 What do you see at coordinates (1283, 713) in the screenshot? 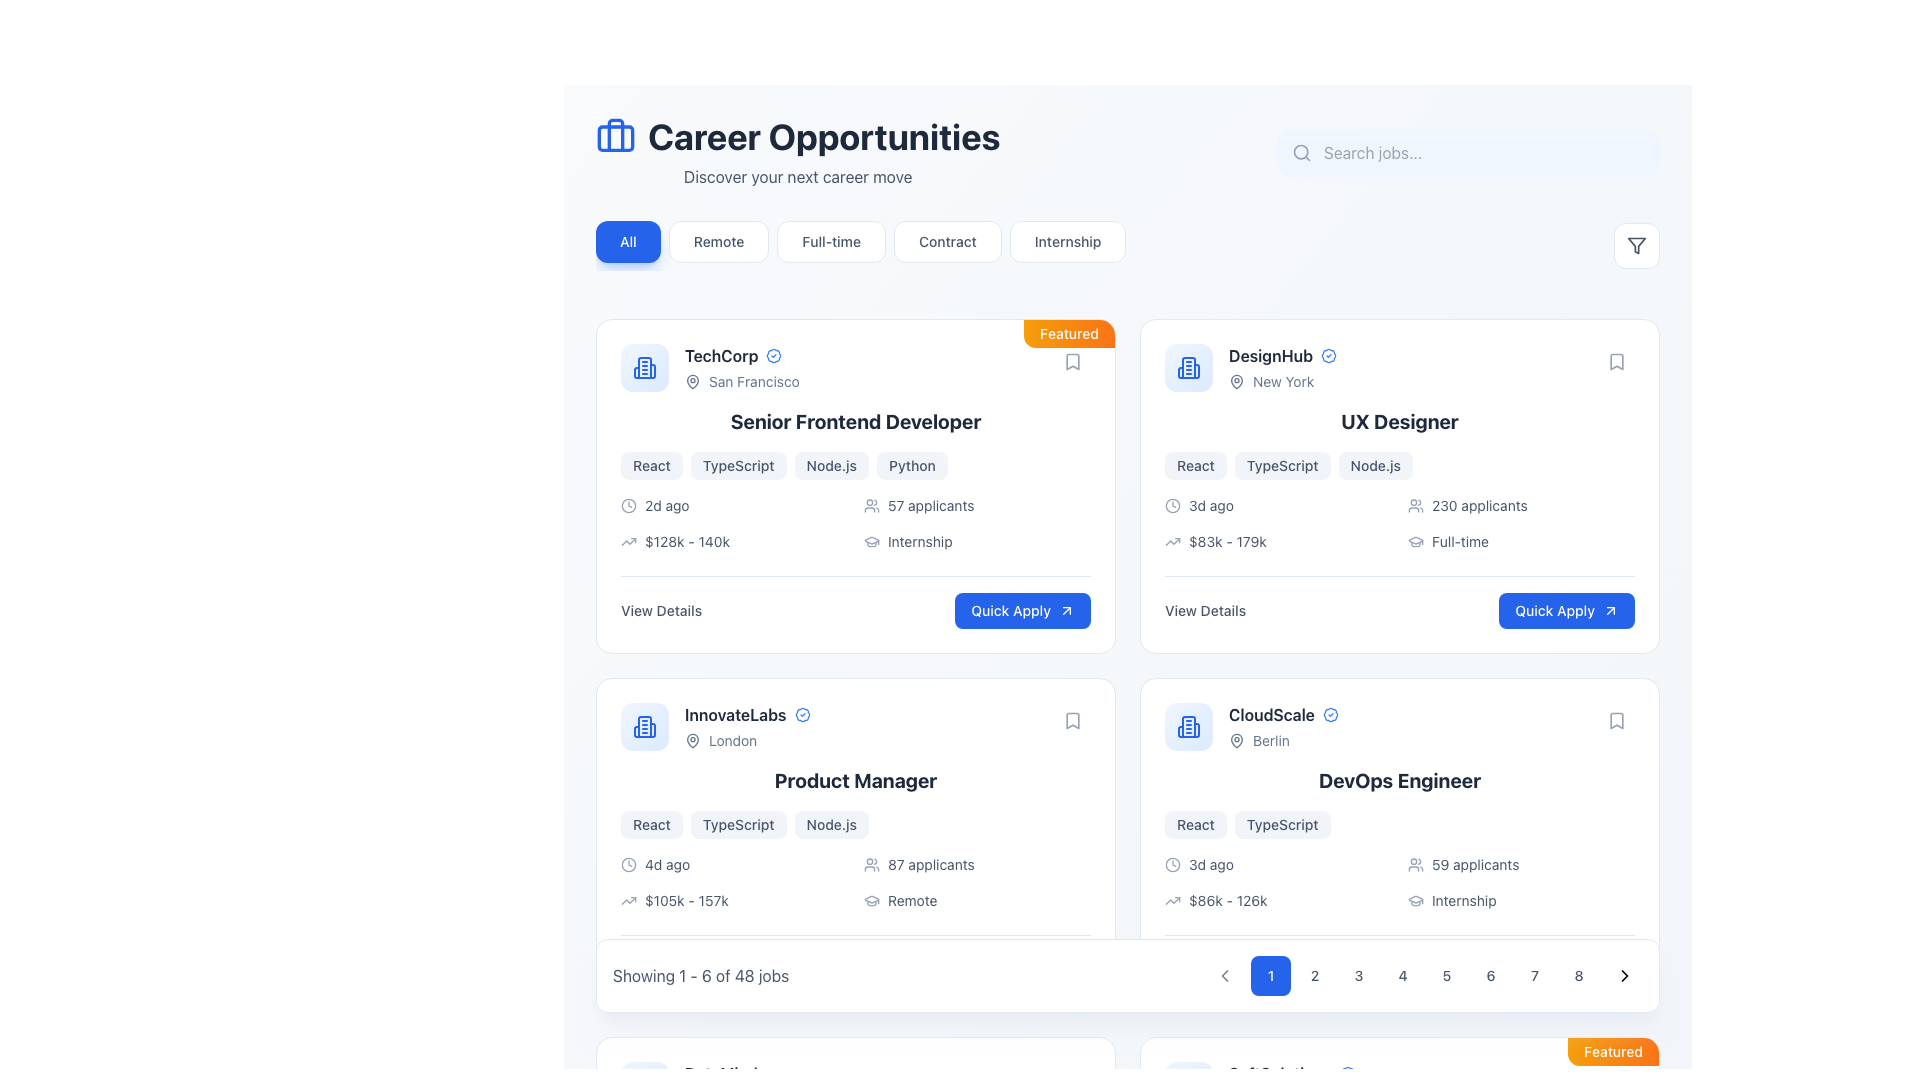
I see `the company name label with a verification badge located in the middle-right region of the job listing card, positioned above the 'Berlin' label` at bounding box center [1283, 713].